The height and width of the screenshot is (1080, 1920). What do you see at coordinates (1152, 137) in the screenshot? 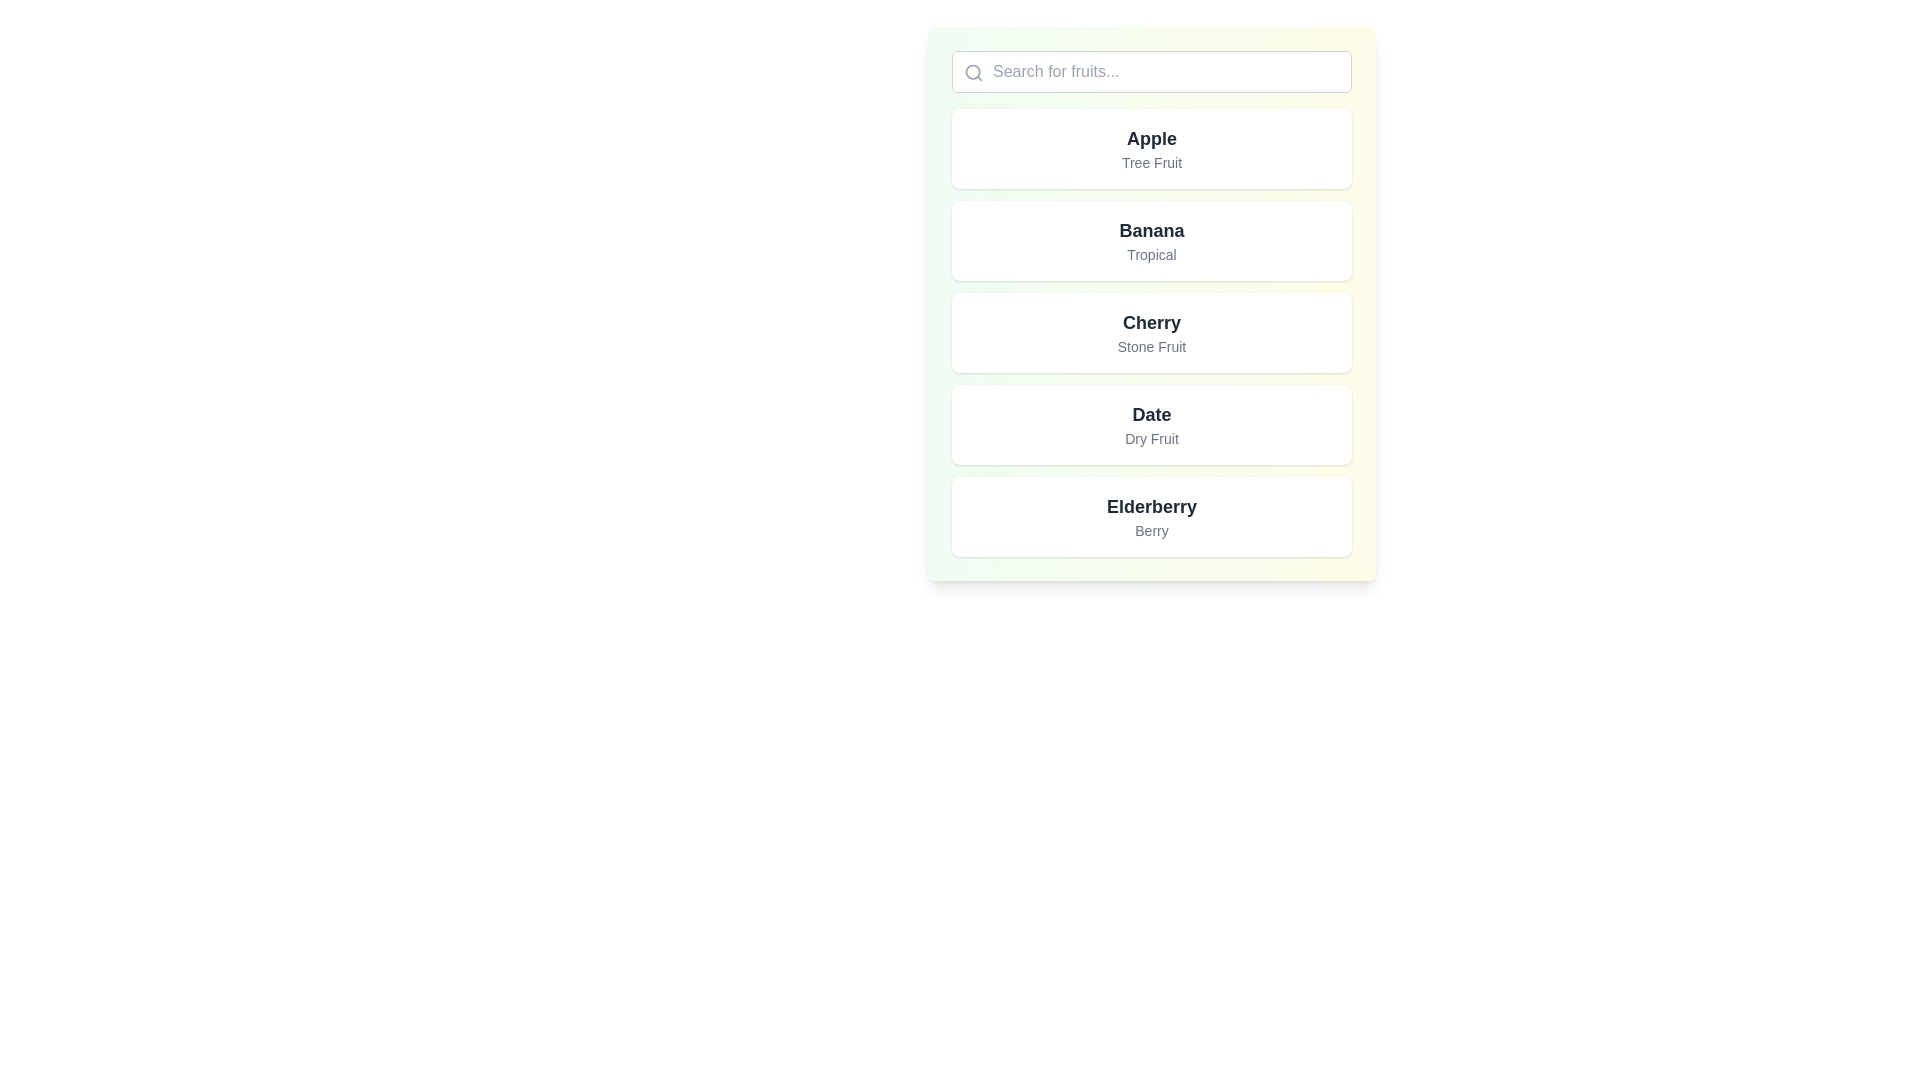
I see `the text label displaying 'Apple', which is in bold and dark gray, positioned in the top list item of a vertical list of fruit names` at bounding box center [1152, 137].